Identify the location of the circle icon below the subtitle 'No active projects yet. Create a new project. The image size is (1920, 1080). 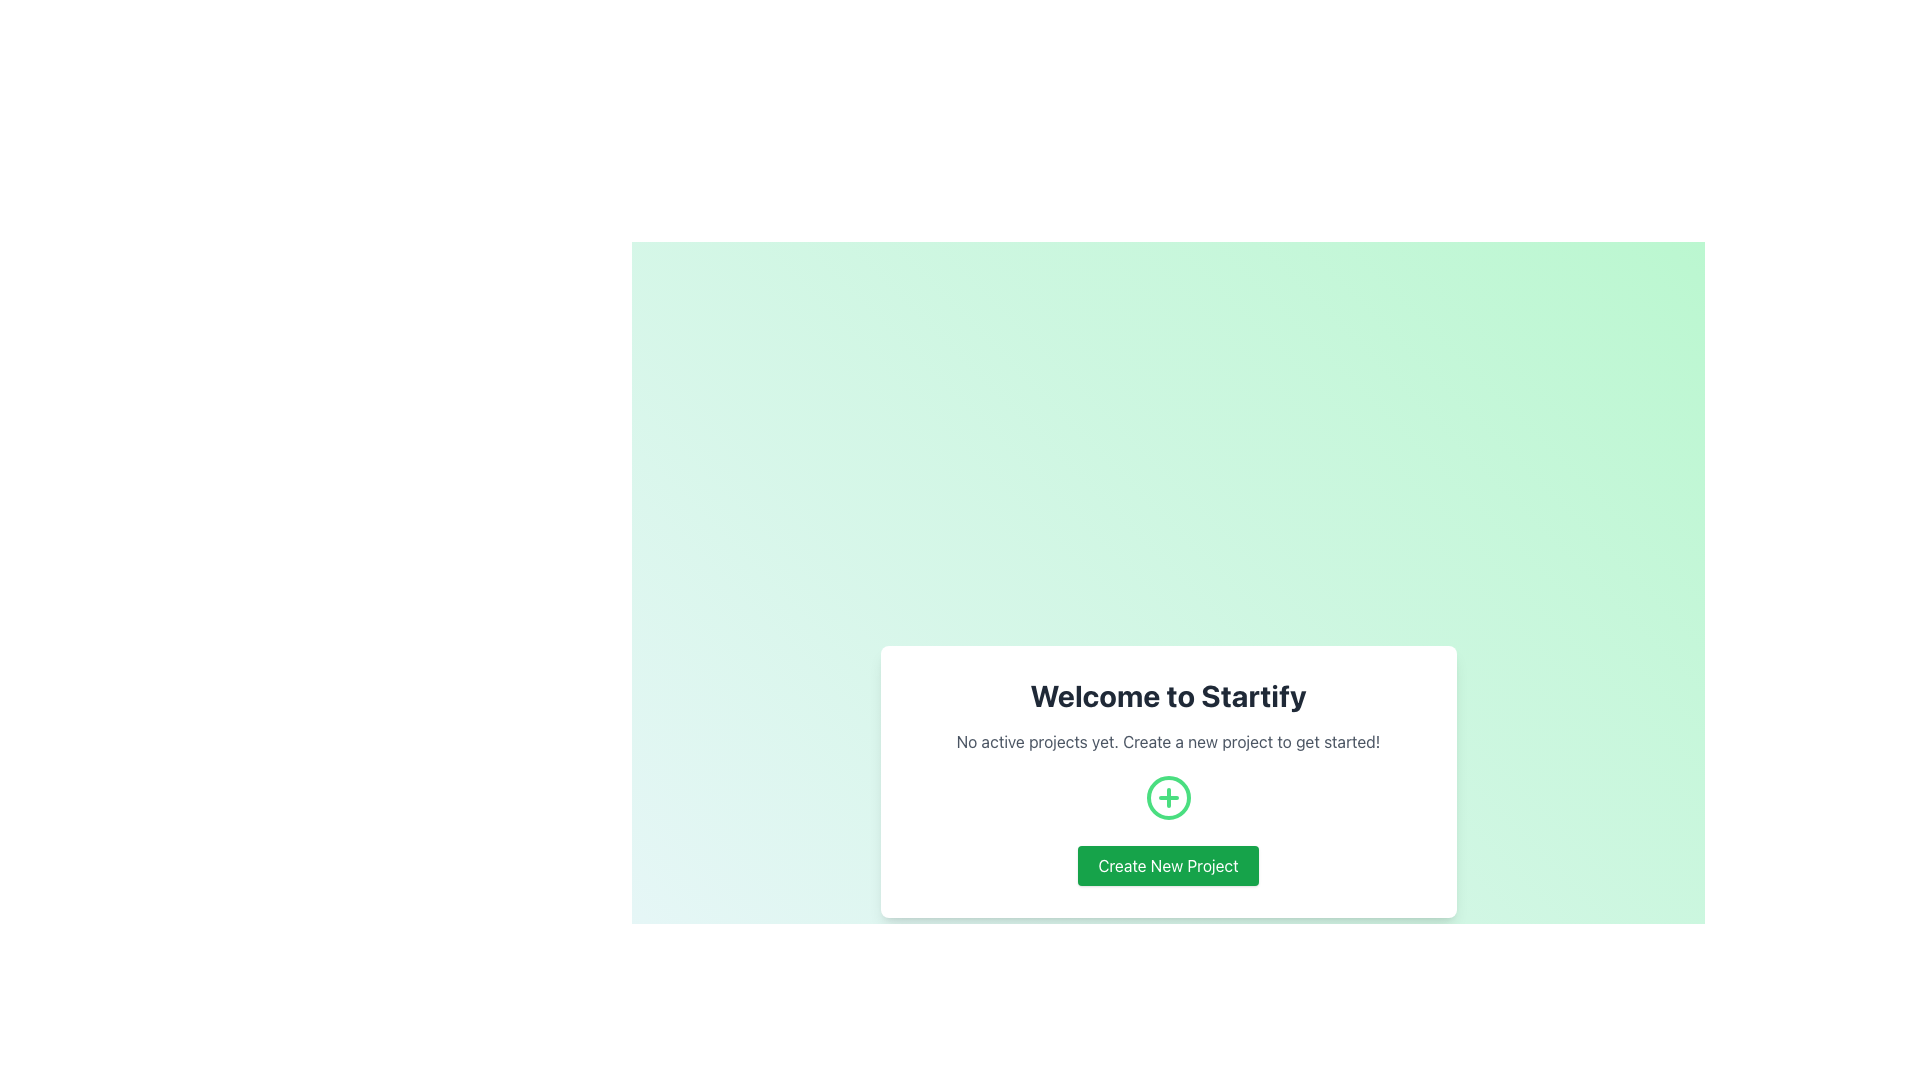
(1168, 797).